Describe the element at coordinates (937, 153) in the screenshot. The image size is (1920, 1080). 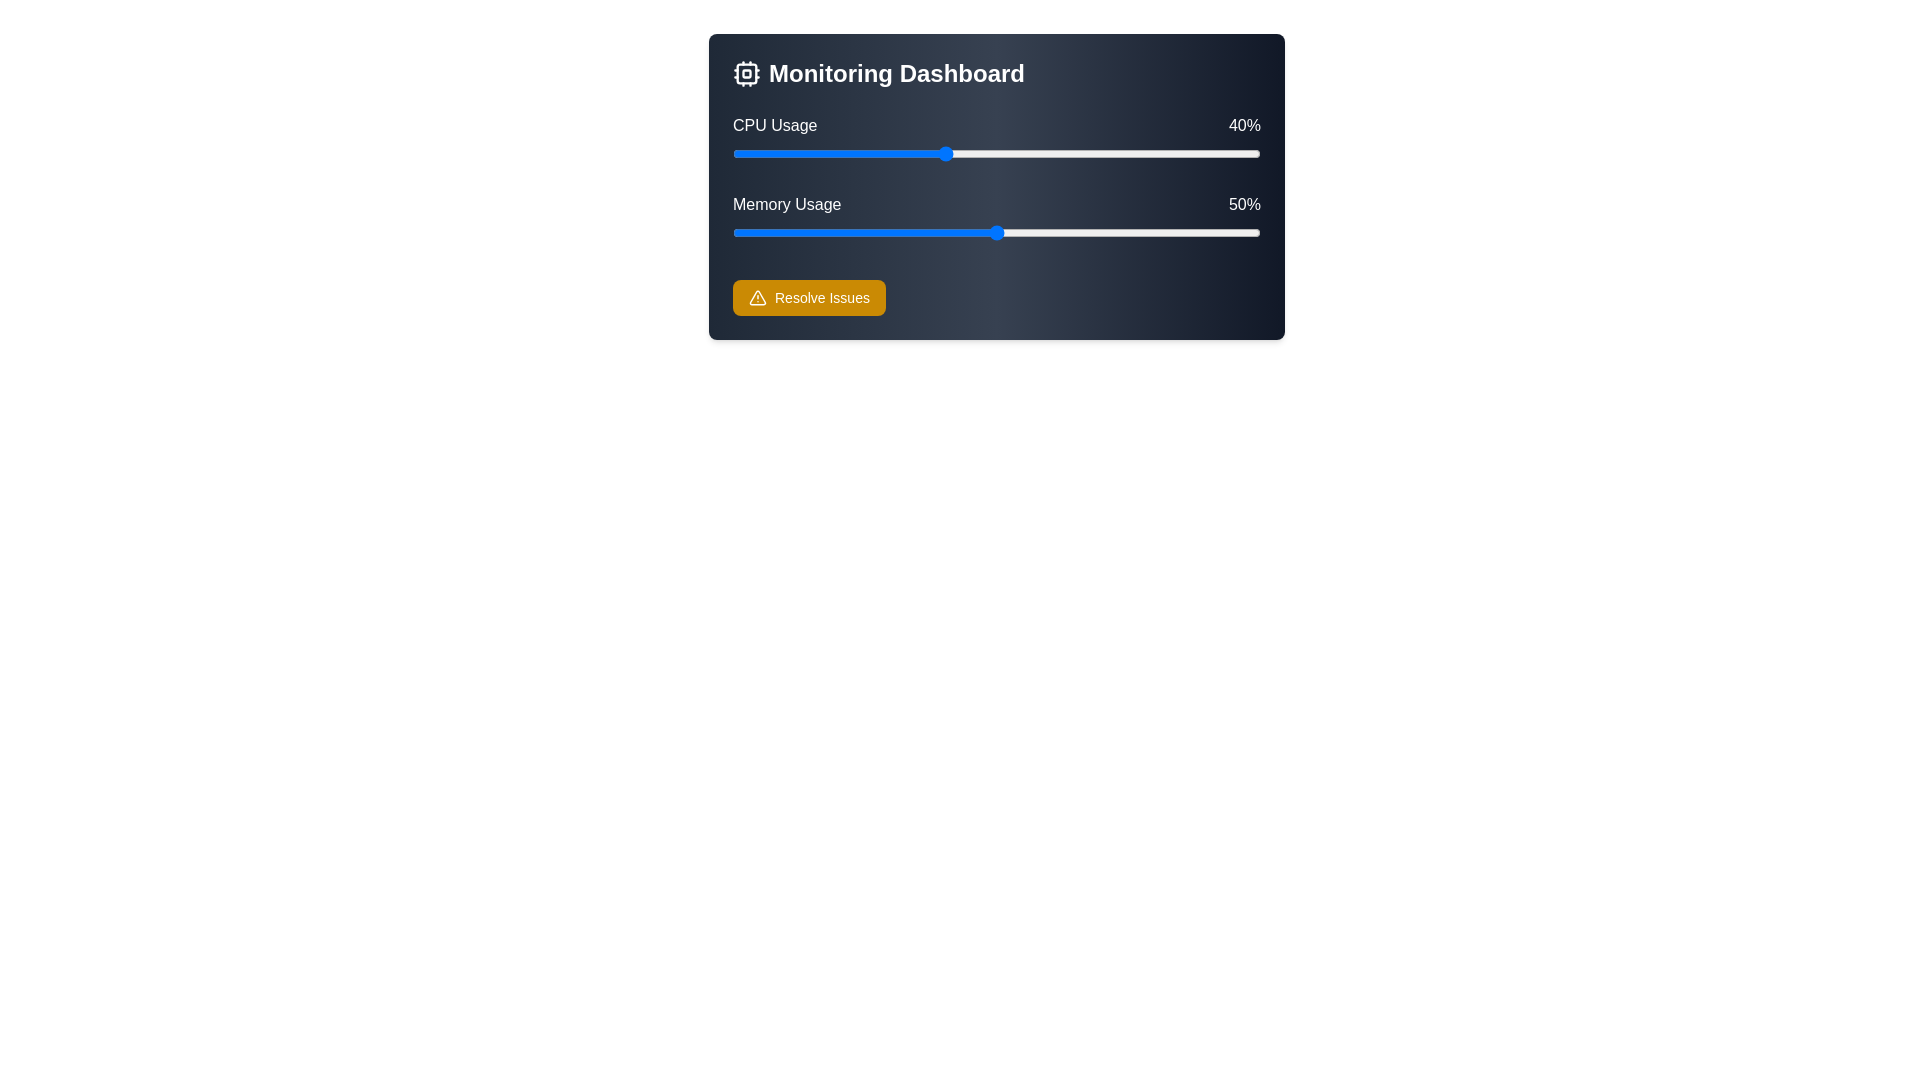
I see `CPU usage` at that location.